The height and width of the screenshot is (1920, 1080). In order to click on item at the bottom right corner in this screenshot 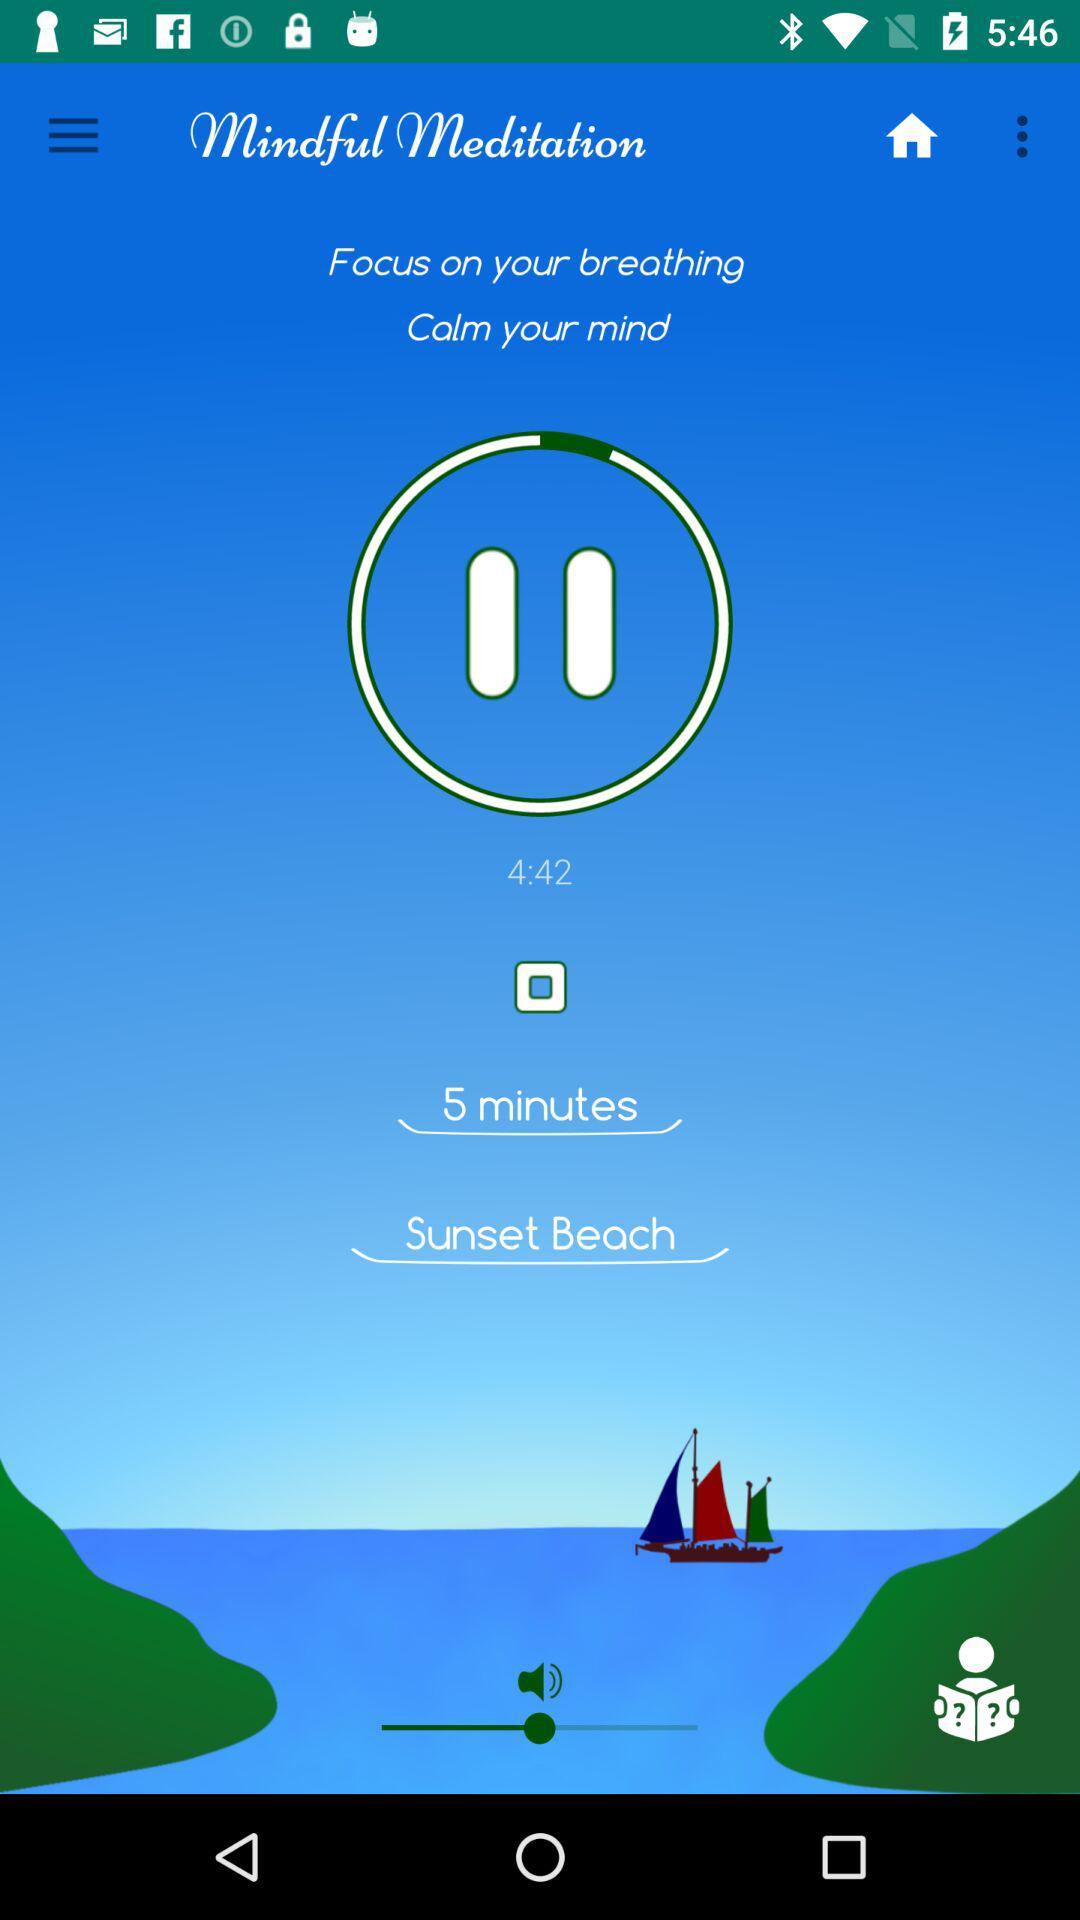, I will do `click(974, 1688)`.